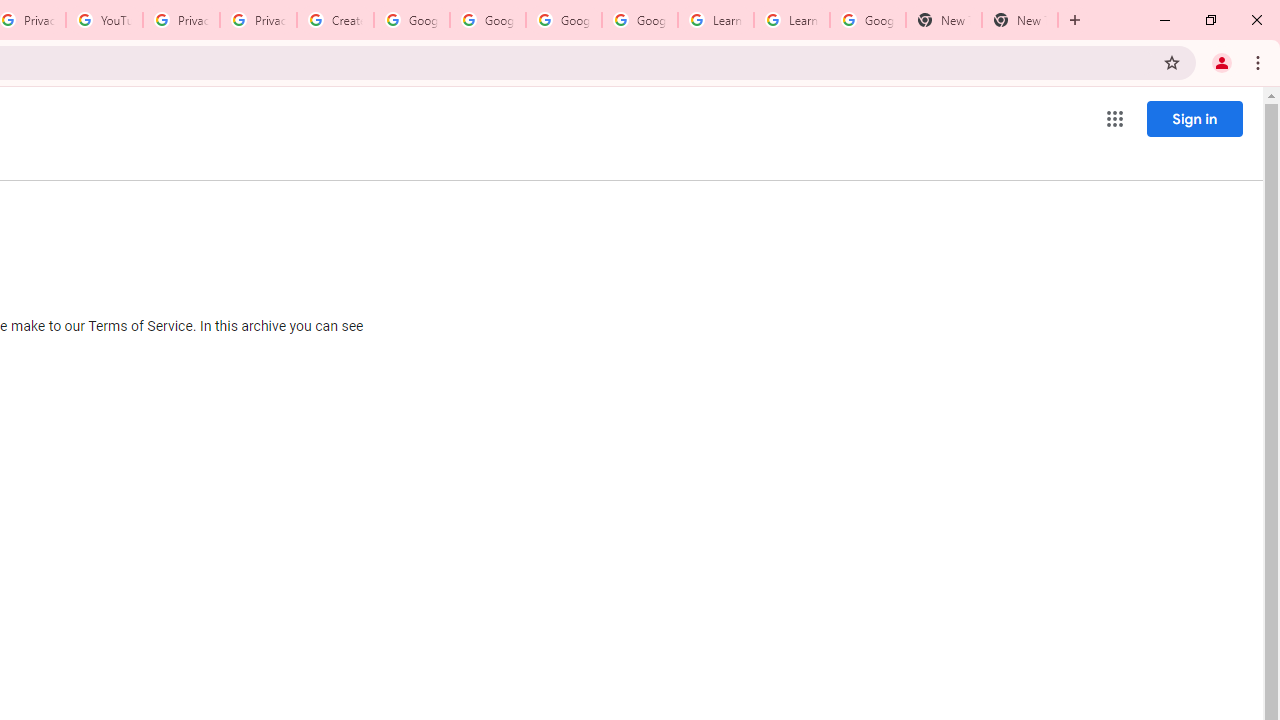 The height and width of the screenshot is (720, 1280). Describe the element at coordinates (867, 20) in the screenshot. I see `'Google Account'` at that location.